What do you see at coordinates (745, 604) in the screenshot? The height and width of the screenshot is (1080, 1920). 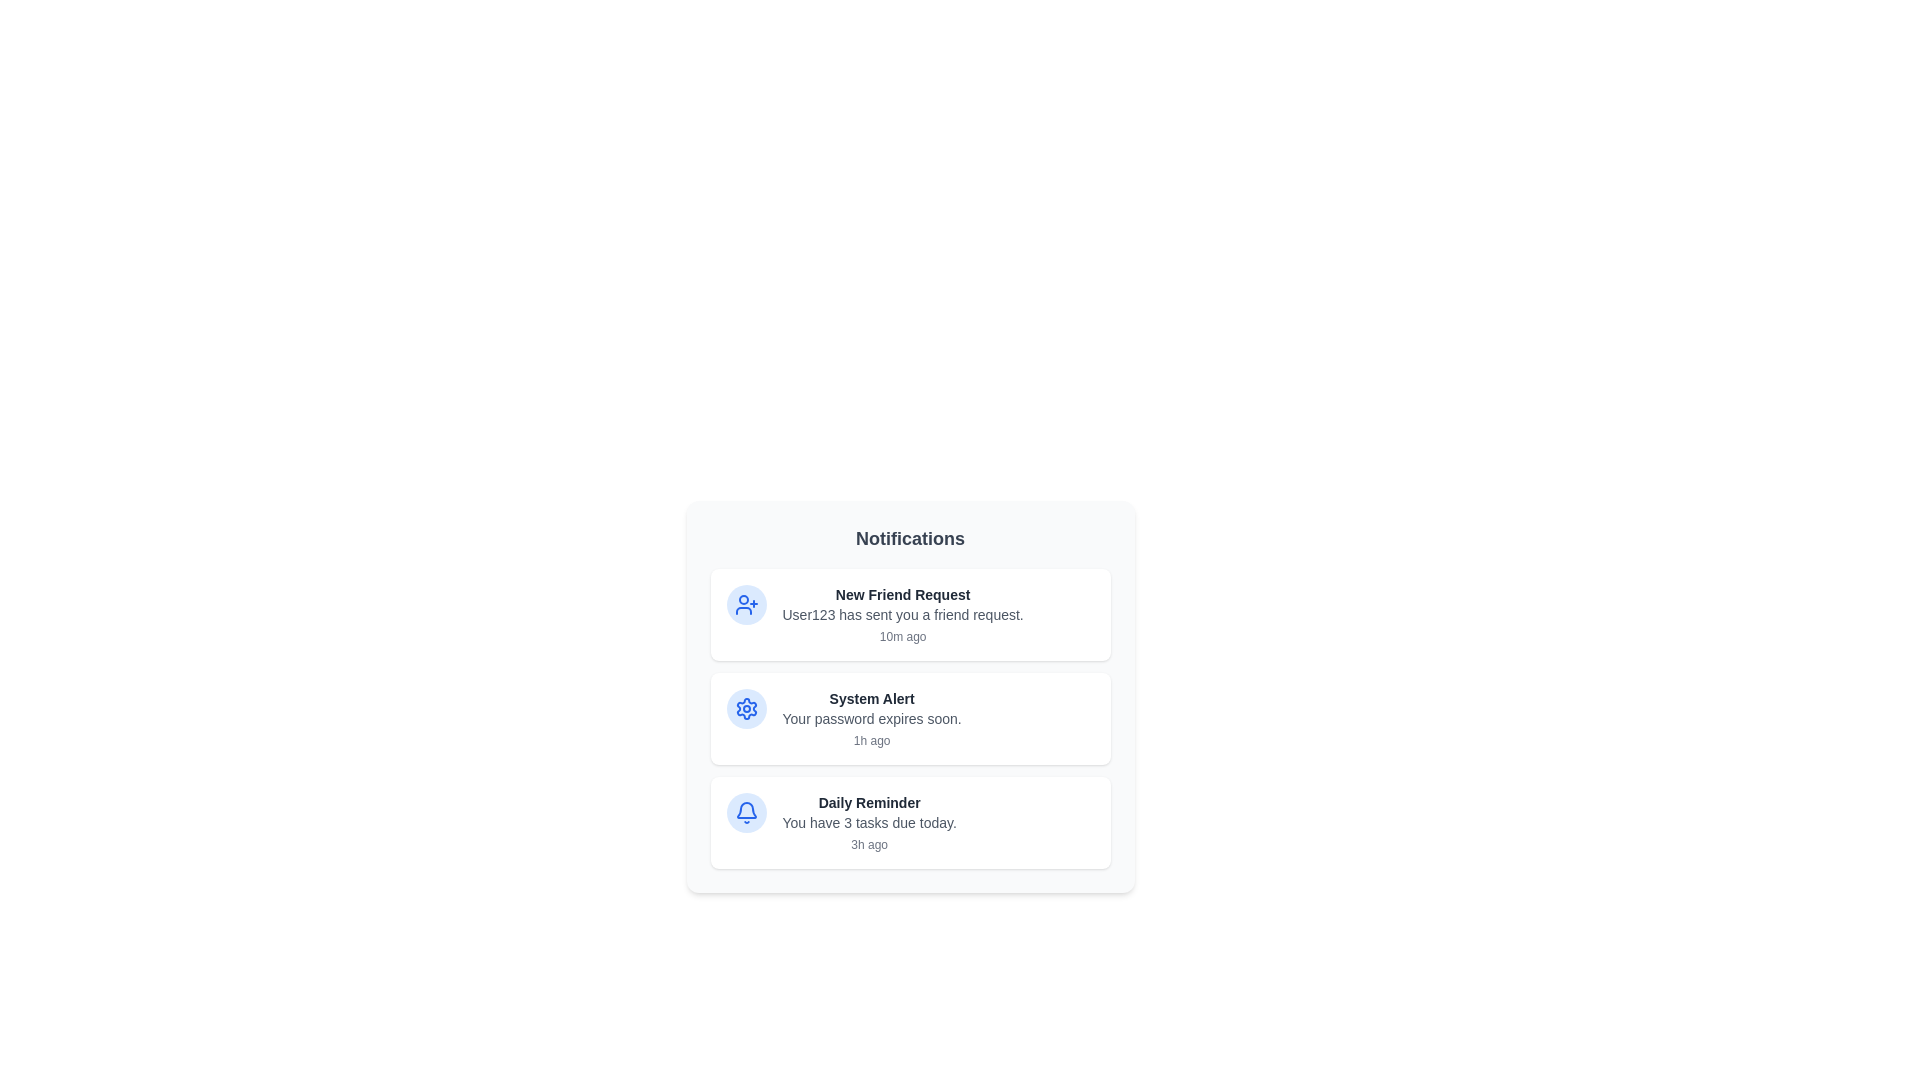 I see `the icon of the notification corresponding to New Friend Request` at bounding box center [745, 604].